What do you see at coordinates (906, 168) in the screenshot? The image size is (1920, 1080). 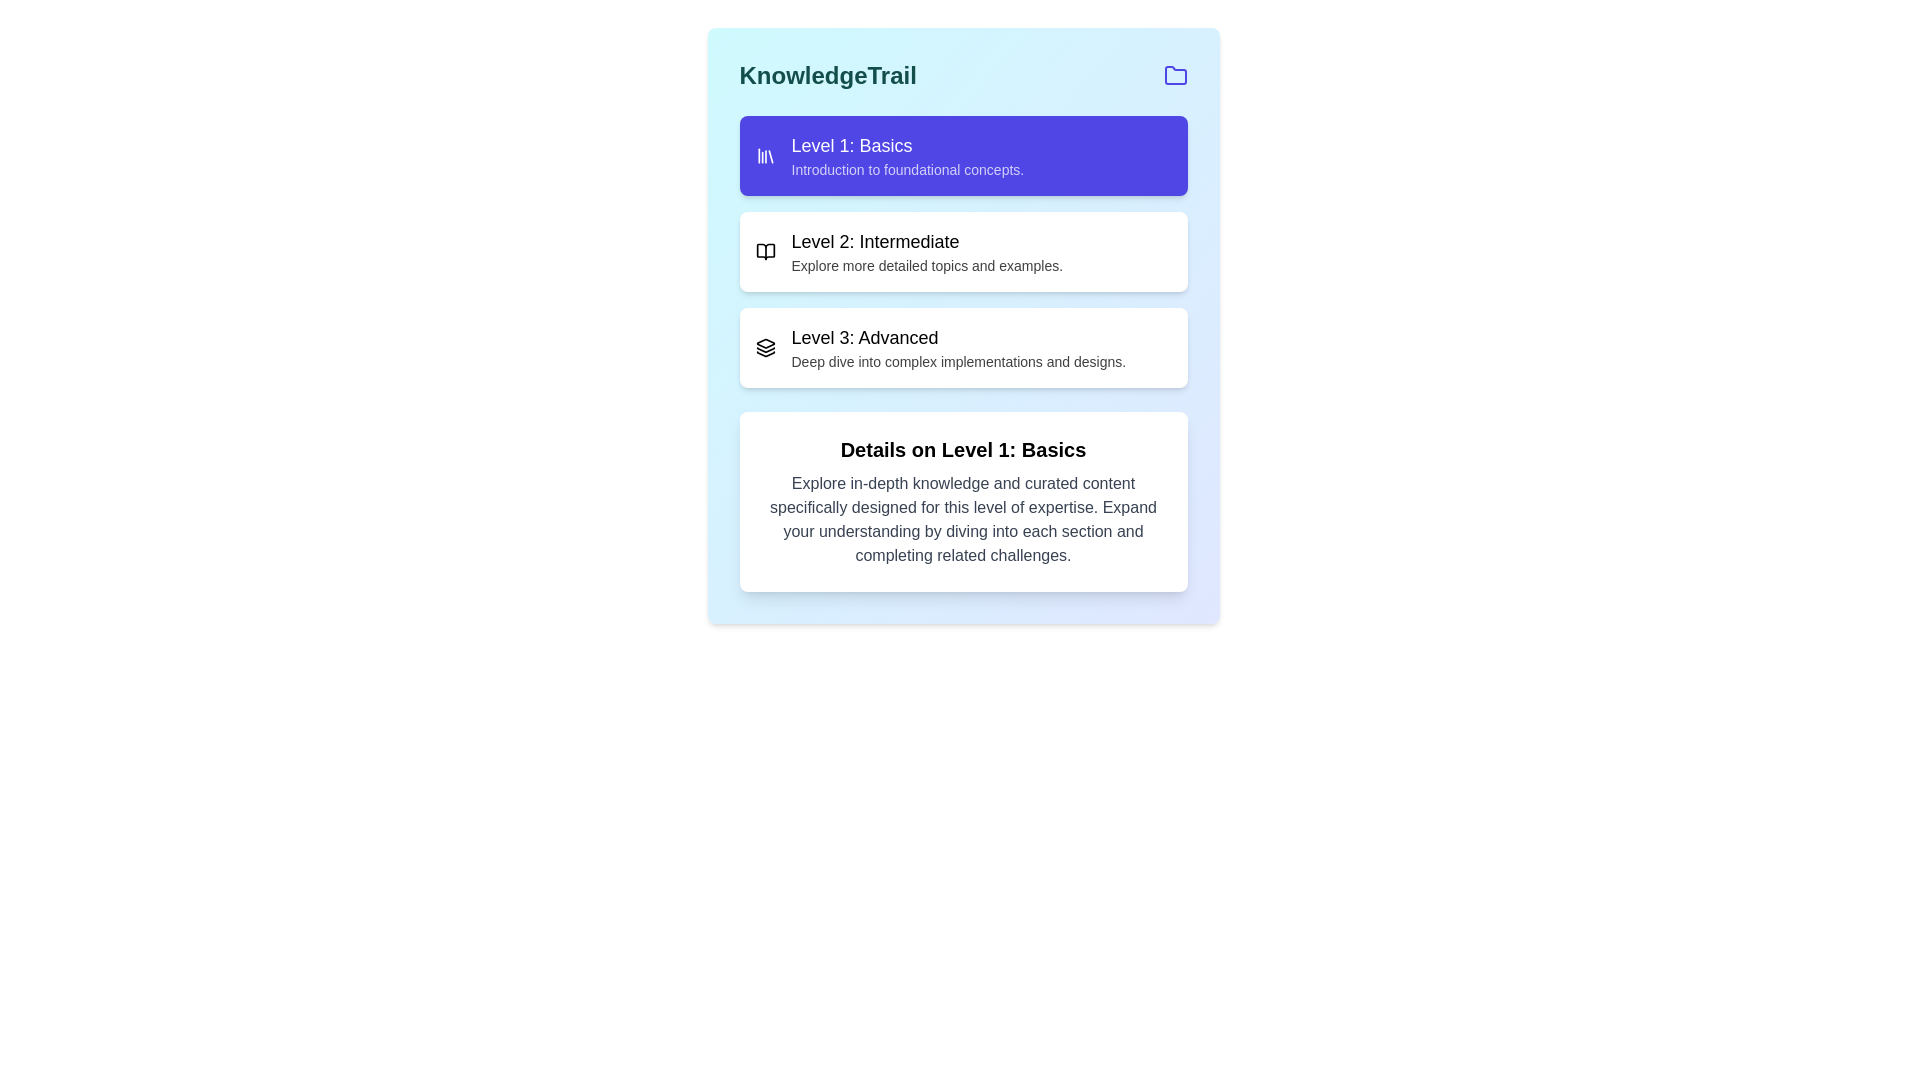 I see `text label that says 'Introduction to foundational concepts.' located below the title 'Level 1: Basics' in the 'KnowledgeTrail' interface` at bounding box center [906, 168].